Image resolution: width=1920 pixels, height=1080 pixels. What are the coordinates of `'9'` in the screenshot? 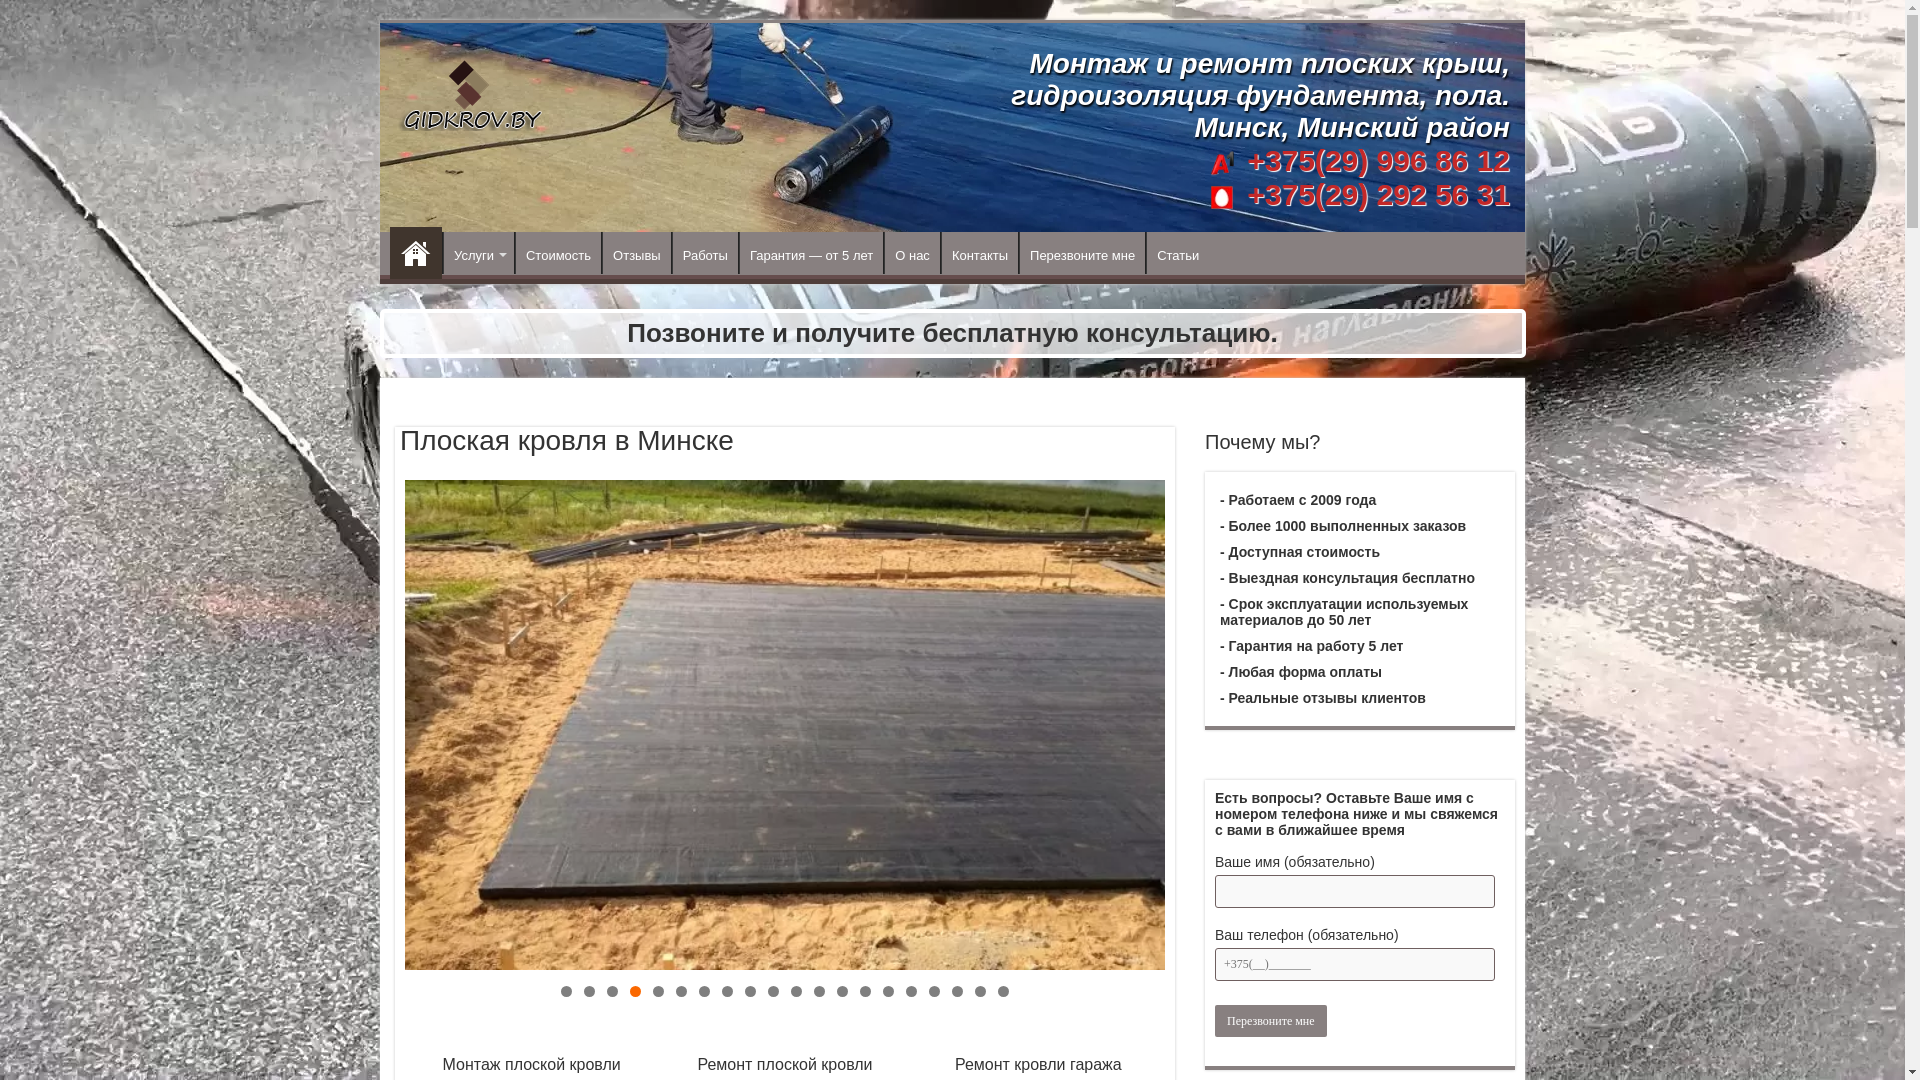 It's located at (749, 991).